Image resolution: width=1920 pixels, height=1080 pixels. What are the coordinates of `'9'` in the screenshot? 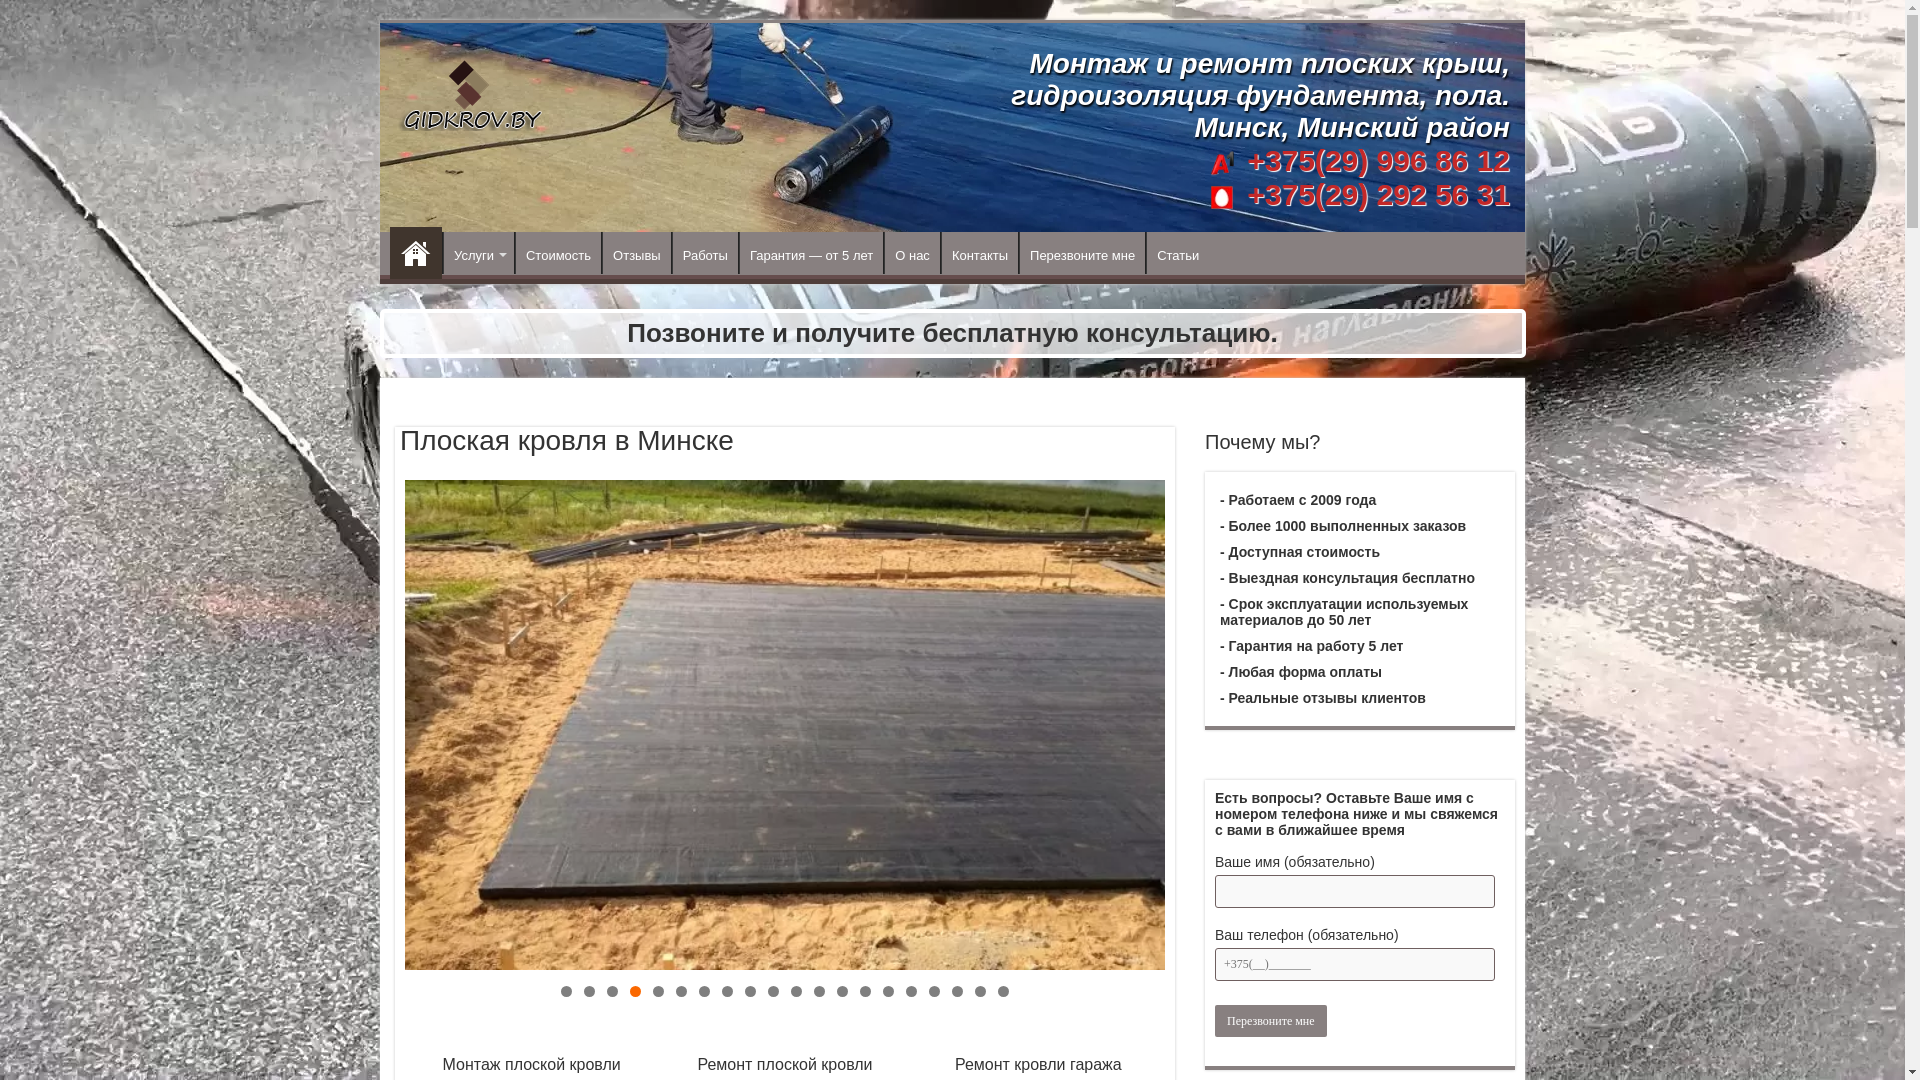 It's located at (749, 991).